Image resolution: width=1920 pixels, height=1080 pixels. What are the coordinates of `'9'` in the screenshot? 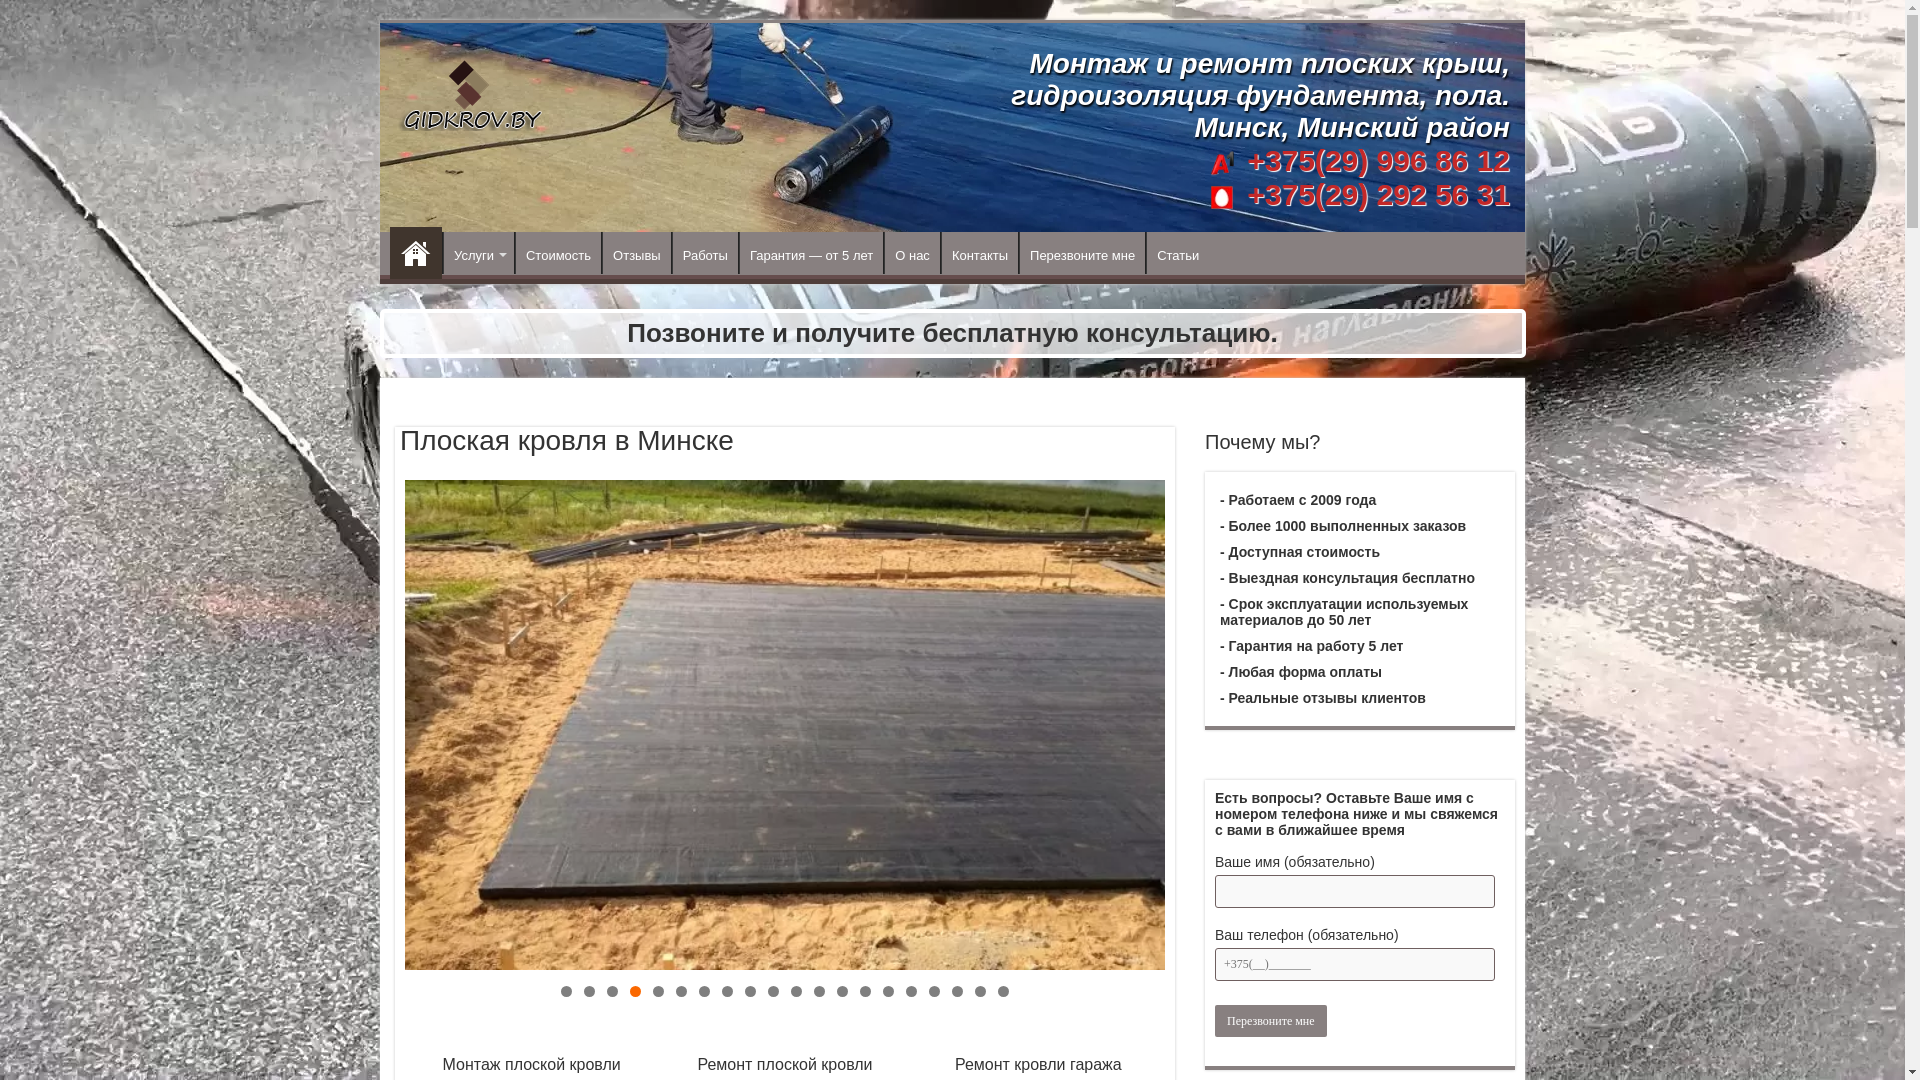 It's located at (749, 991).